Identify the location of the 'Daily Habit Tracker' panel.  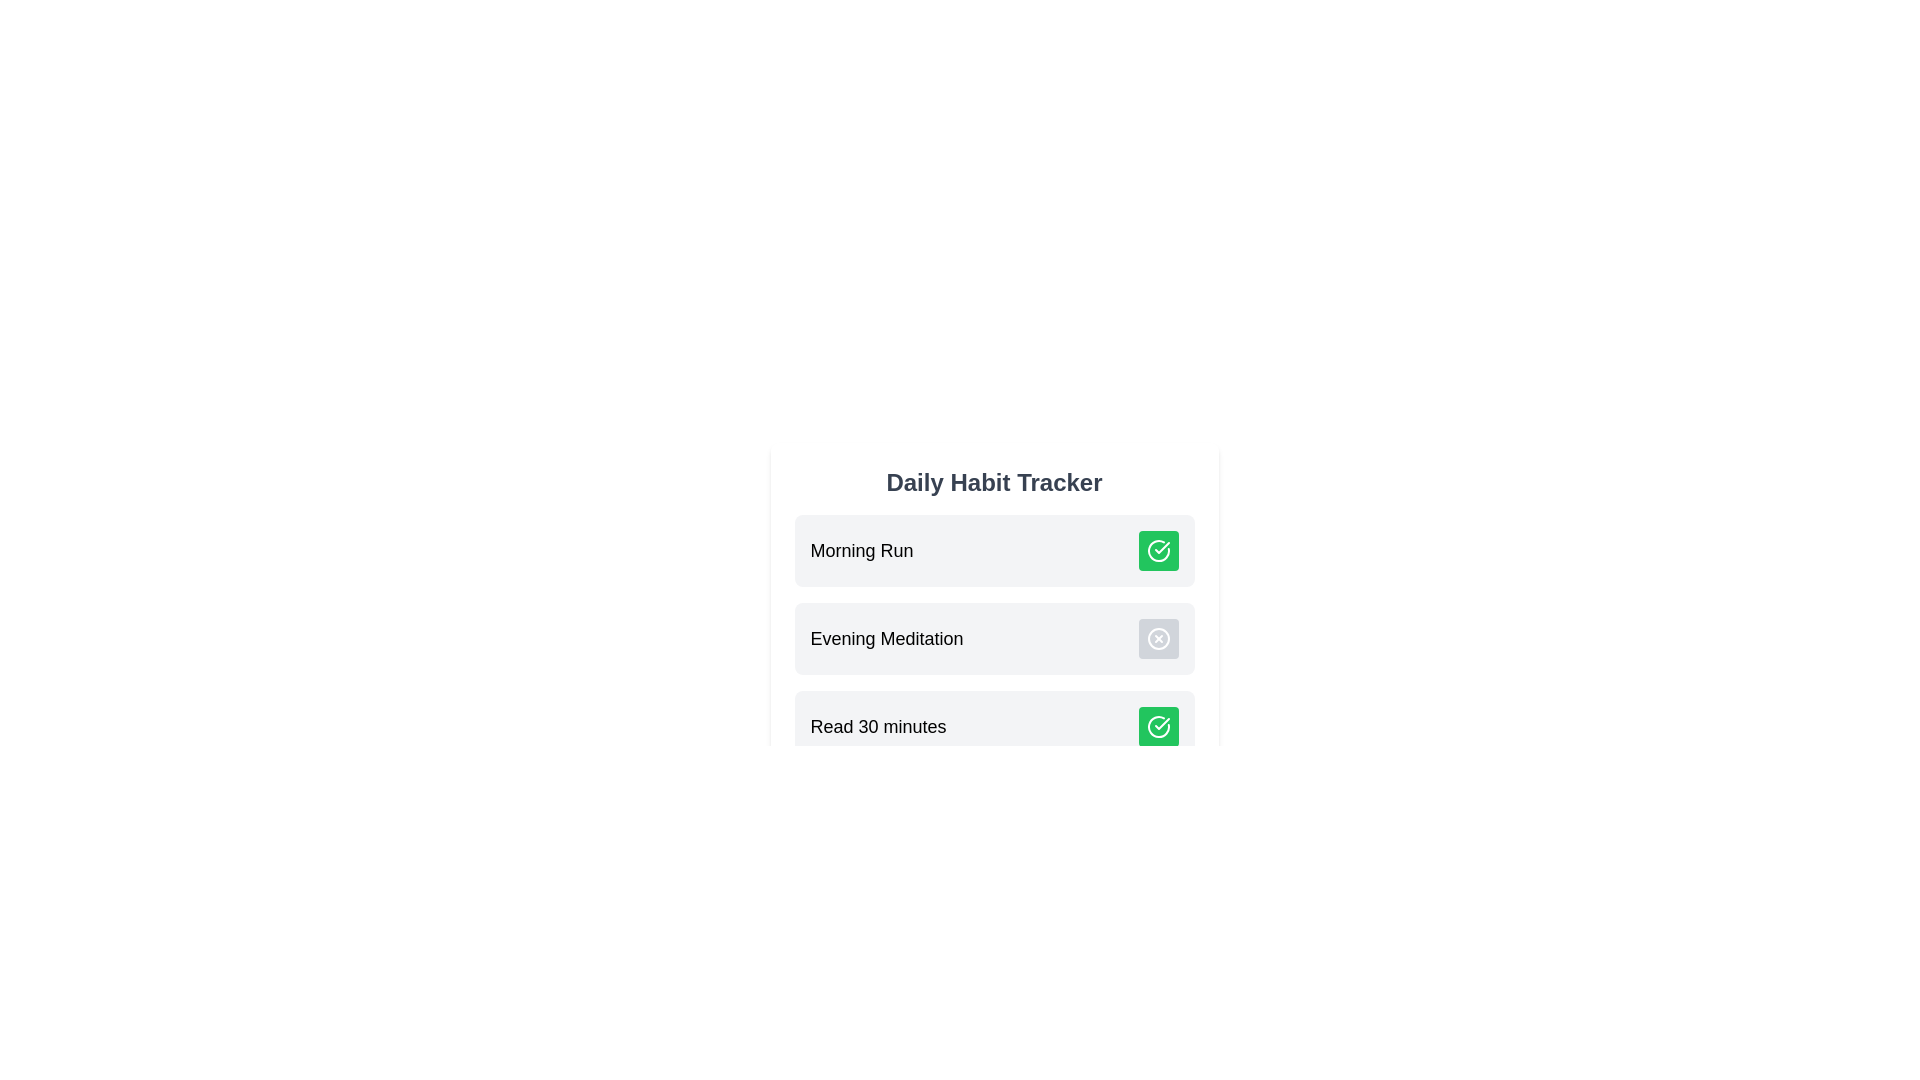
(994, 613).